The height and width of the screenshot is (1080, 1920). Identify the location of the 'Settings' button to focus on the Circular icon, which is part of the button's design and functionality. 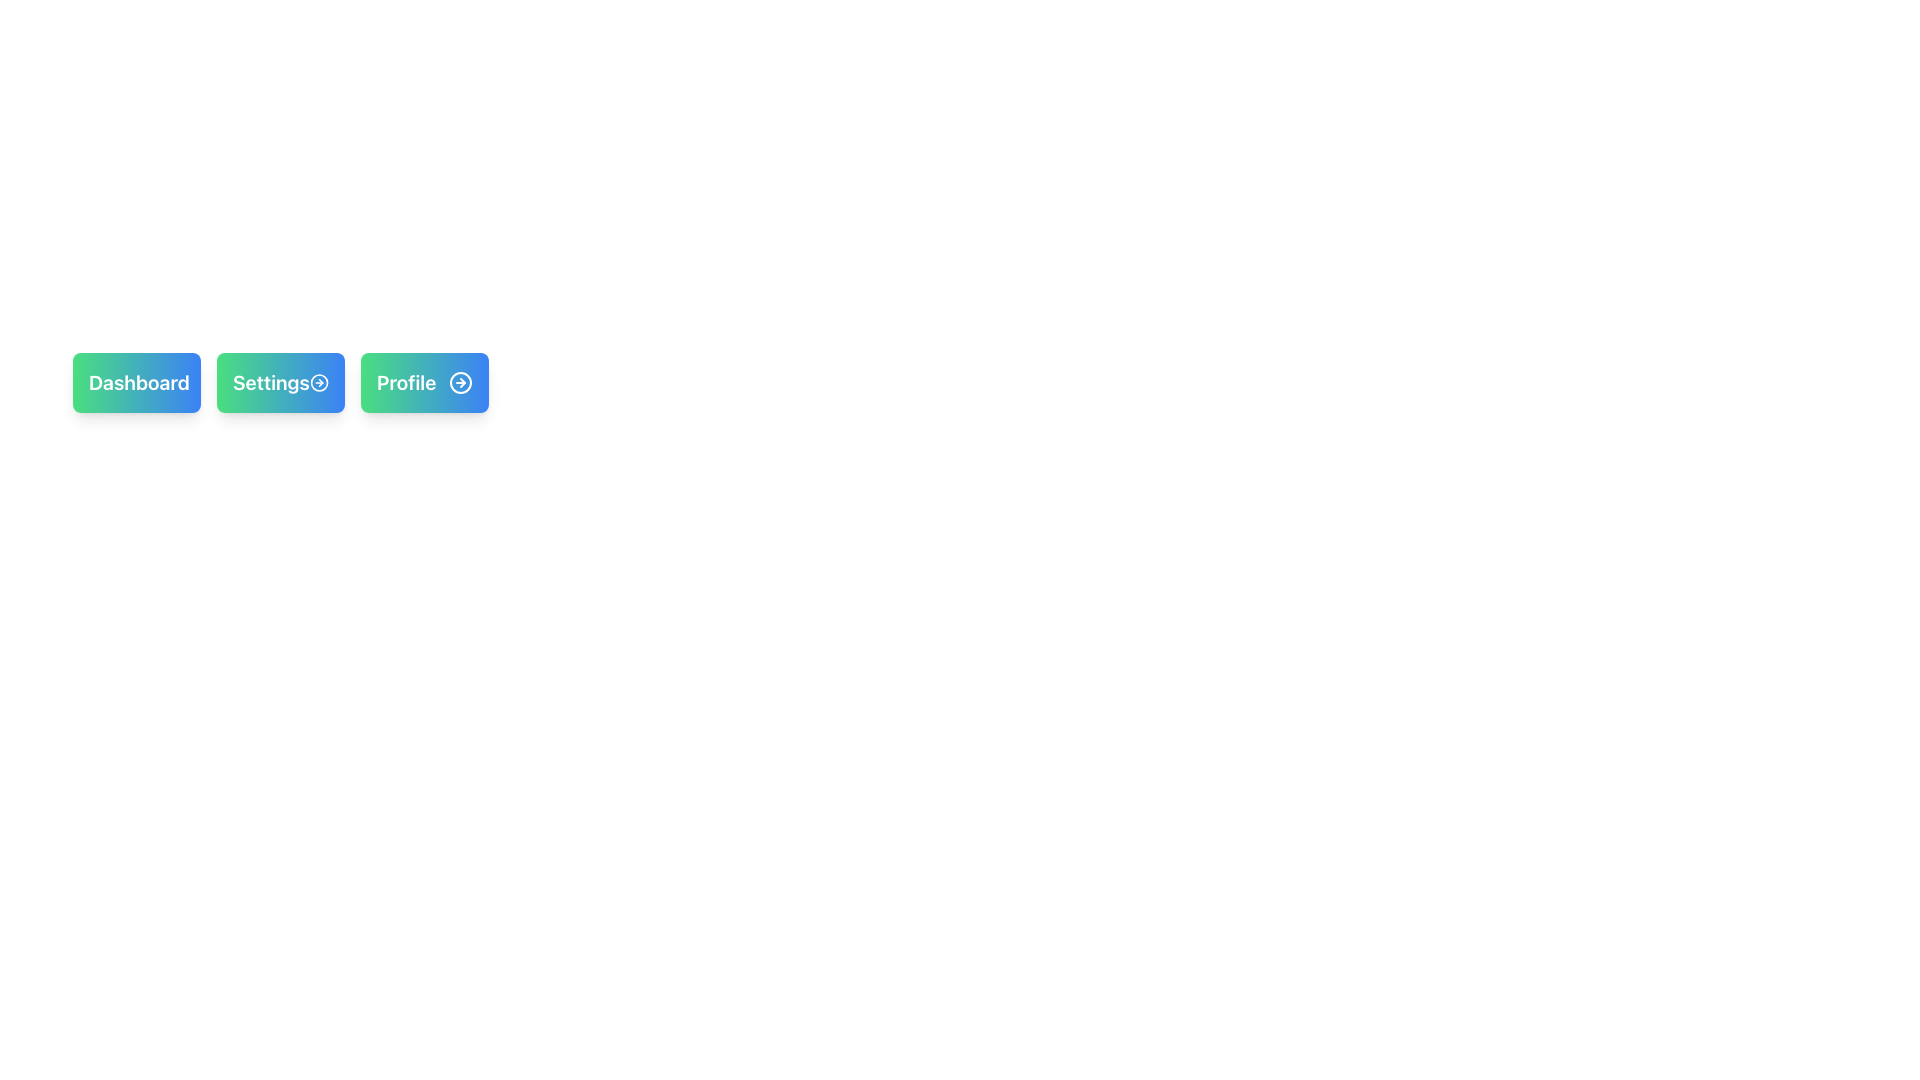
(318, 382).